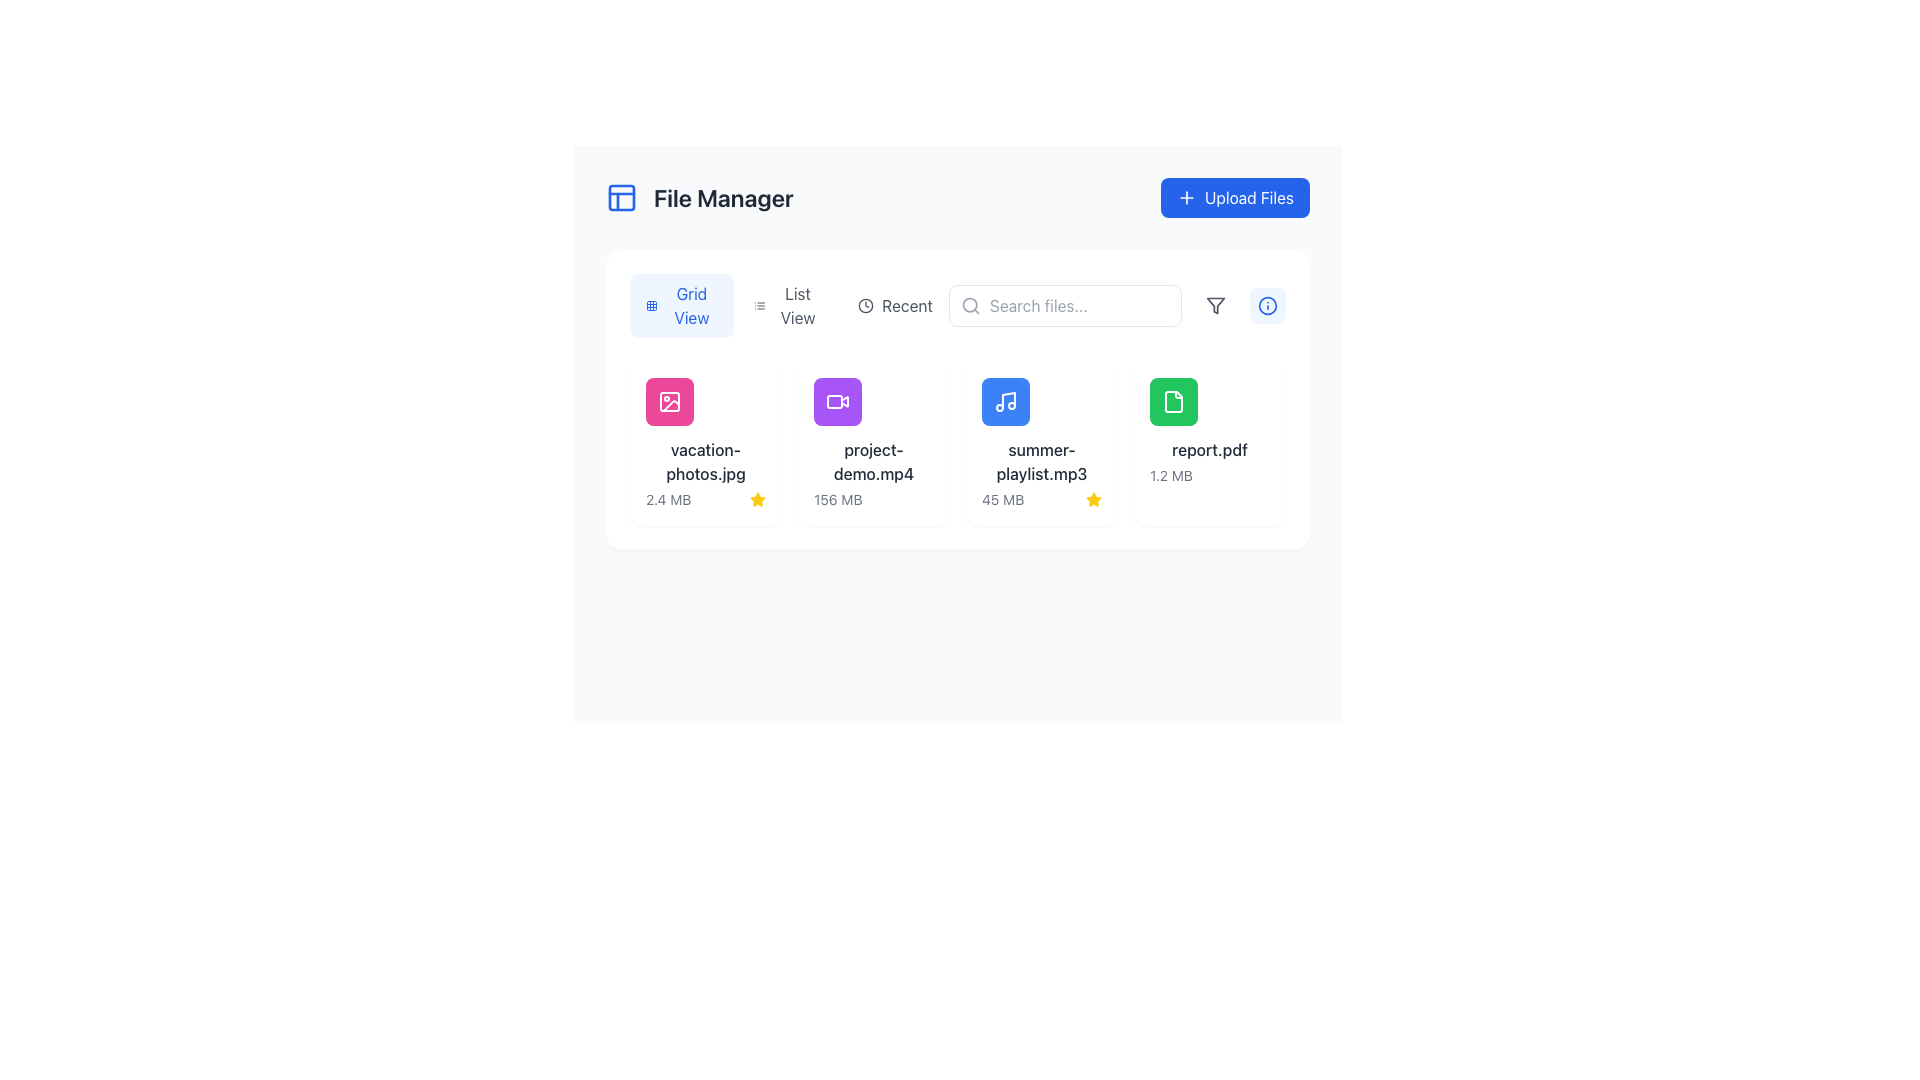  I want to click on the filter button located in the header area of the interface, adjacent to the search bar on its right-hand side, to apply filters for refining content in the file manager, so click(1214, 305).